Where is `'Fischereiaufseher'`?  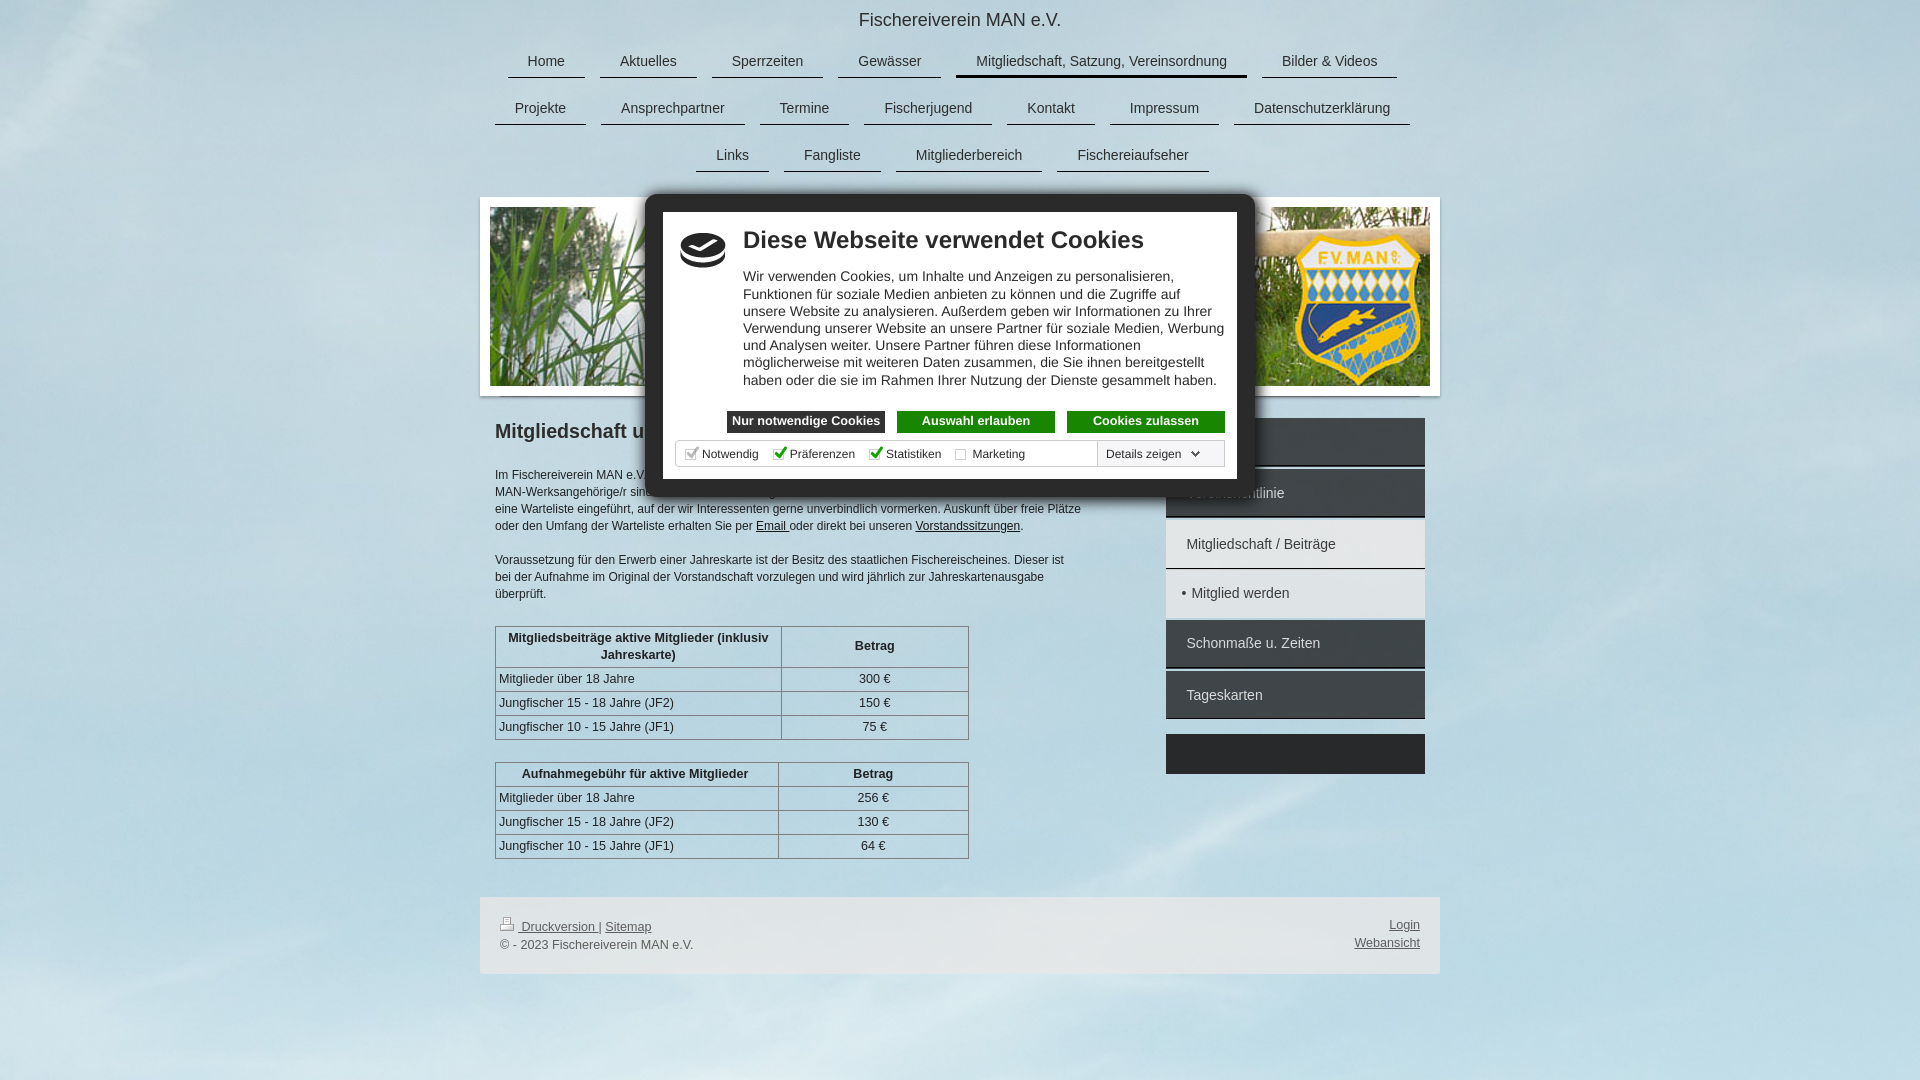 'Fischereiaufseher' is located at coordinates (1132, 154).